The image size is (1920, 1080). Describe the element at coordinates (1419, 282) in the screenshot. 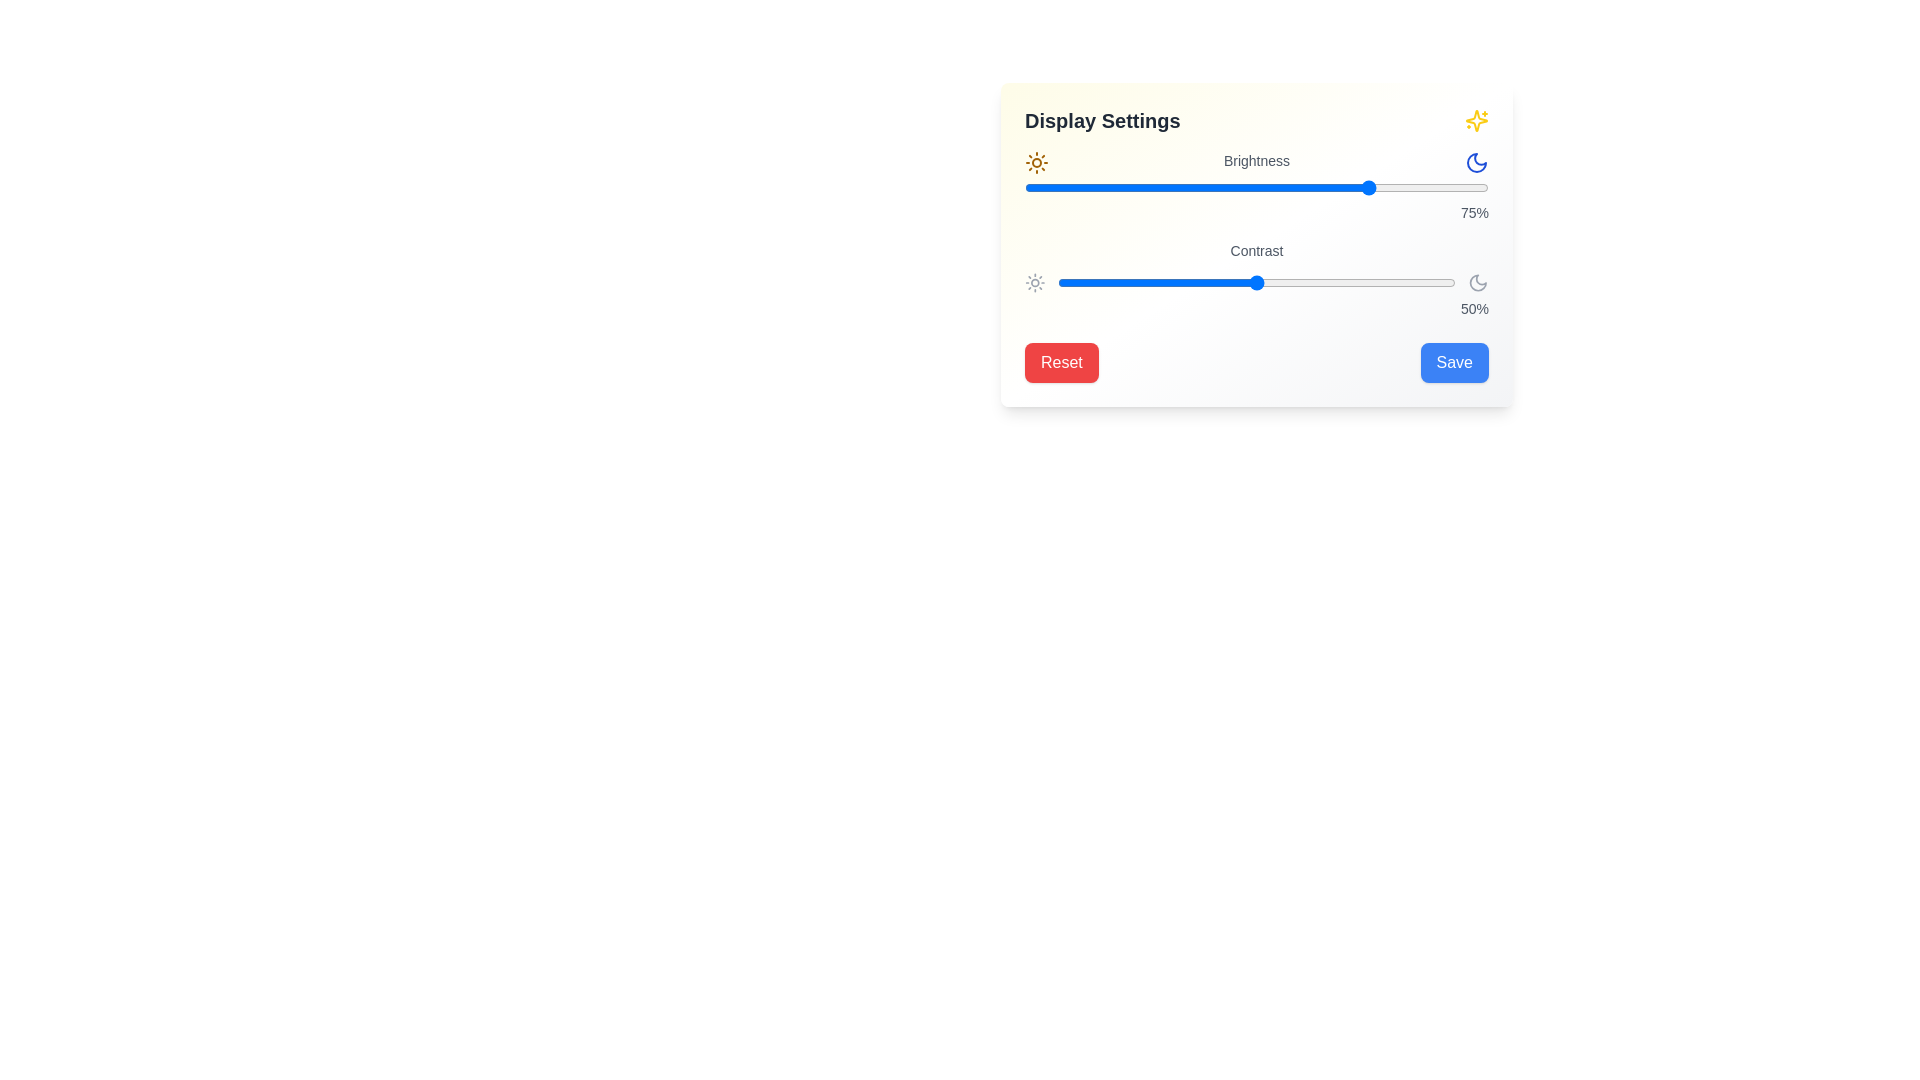

I see `the contrast` at that location.